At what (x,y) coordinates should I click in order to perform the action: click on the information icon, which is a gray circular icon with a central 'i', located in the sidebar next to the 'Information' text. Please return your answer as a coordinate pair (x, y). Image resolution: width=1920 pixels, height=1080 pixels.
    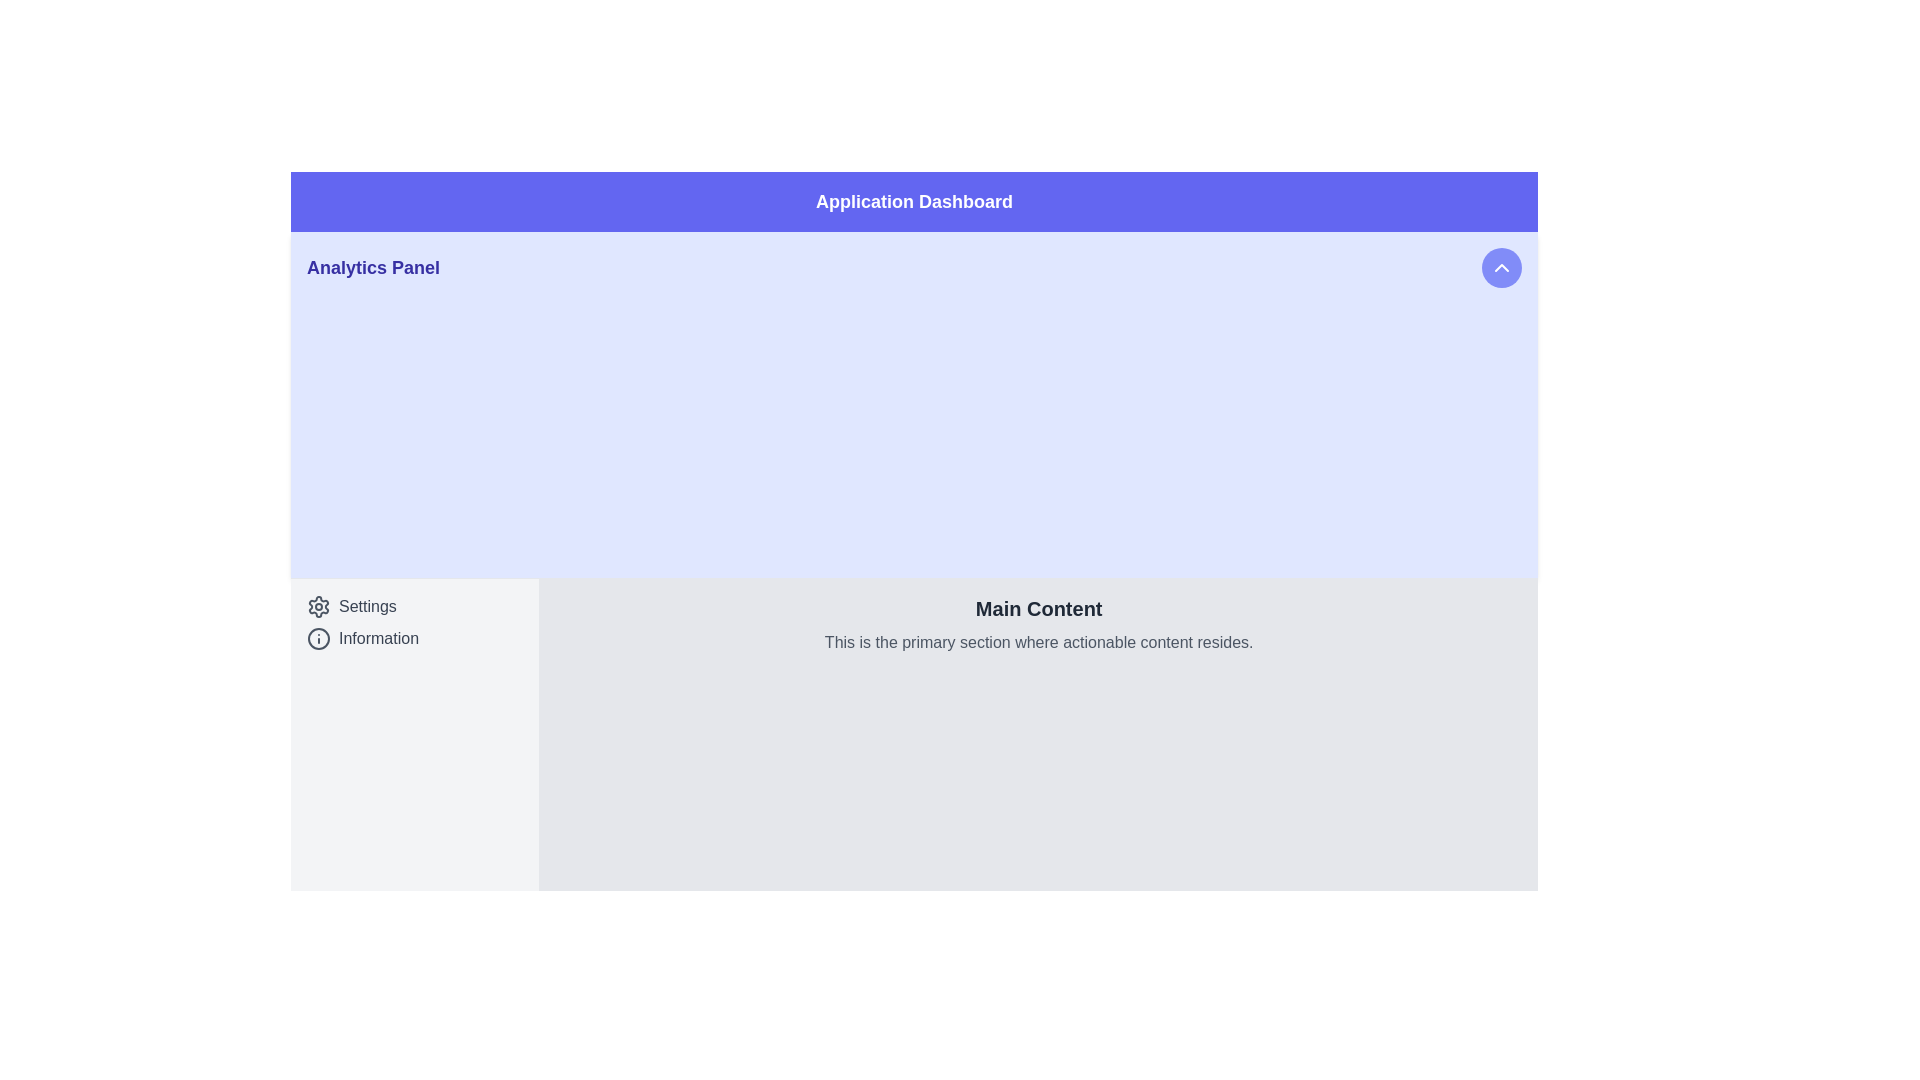
    Looking at the image, I should click on (317, 637).